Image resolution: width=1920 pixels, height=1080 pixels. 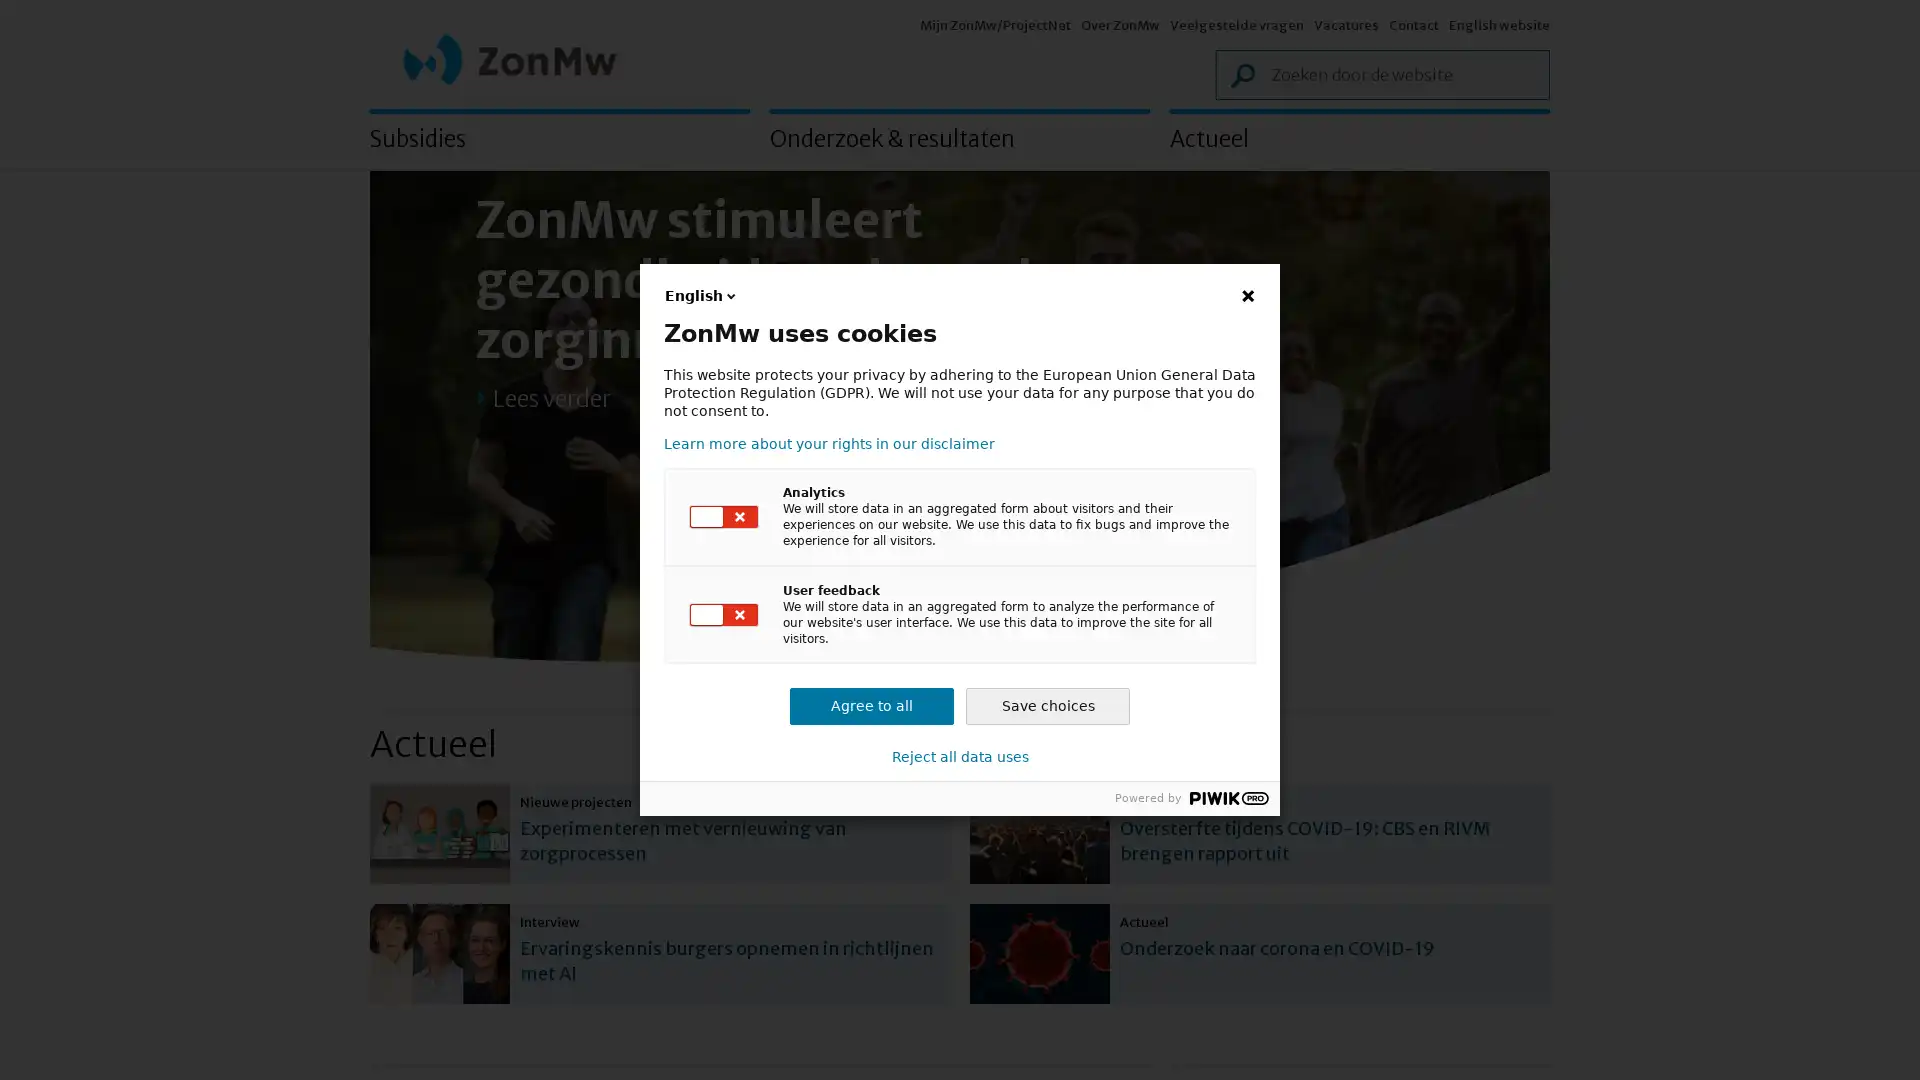 What do you see at coordinates (958, 756) in the screenshot?
I see `Reject all data uses` at bounding box center [958, 756].